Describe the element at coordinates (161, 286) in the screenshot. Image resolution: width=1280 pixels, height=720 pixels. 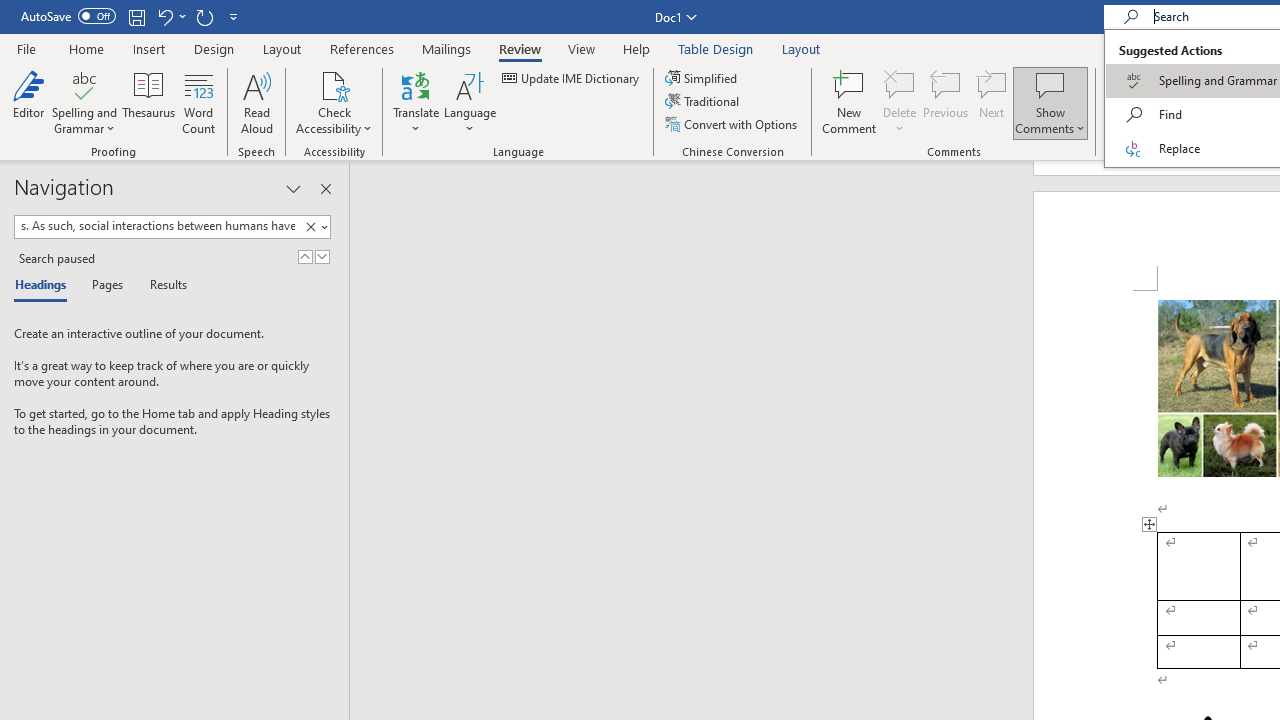
I see `'Results'` at that location.